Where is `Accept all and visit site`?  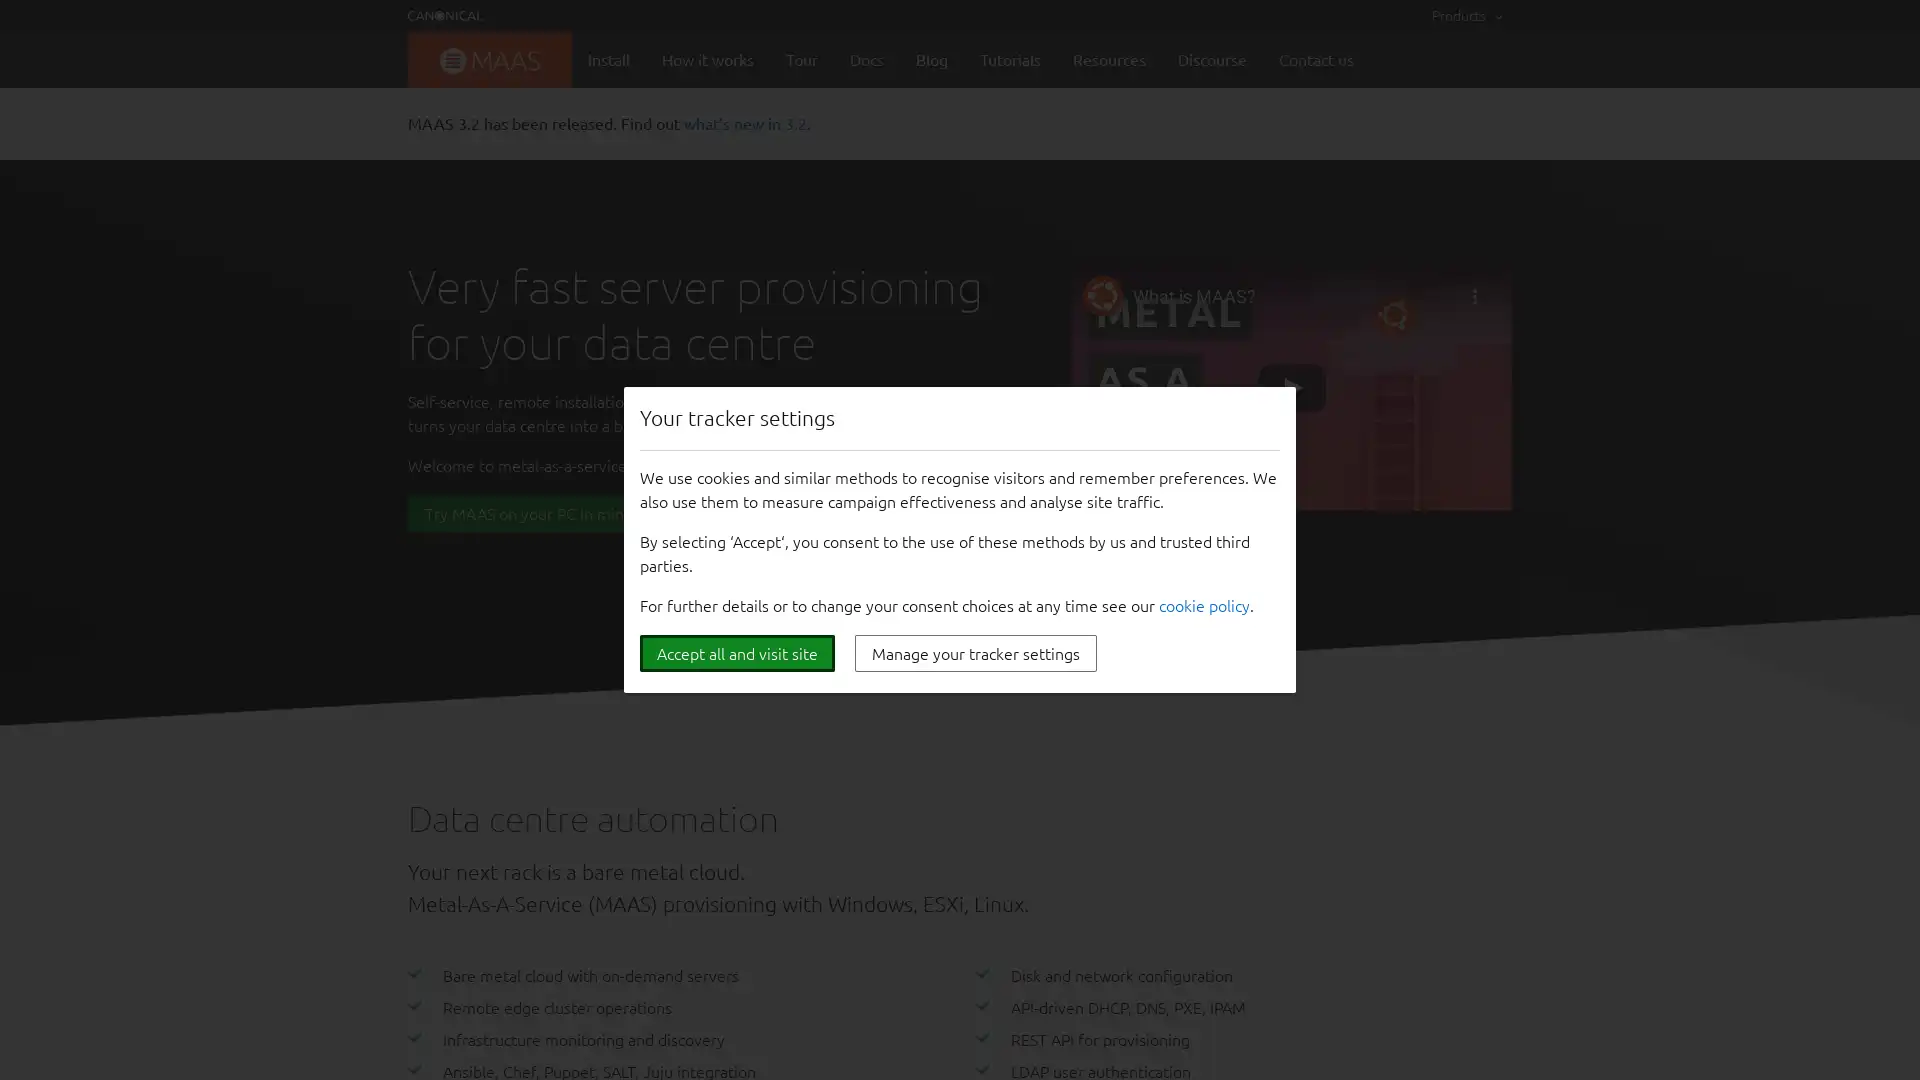 Accept all and visit site is located at coordinates (736, 653).